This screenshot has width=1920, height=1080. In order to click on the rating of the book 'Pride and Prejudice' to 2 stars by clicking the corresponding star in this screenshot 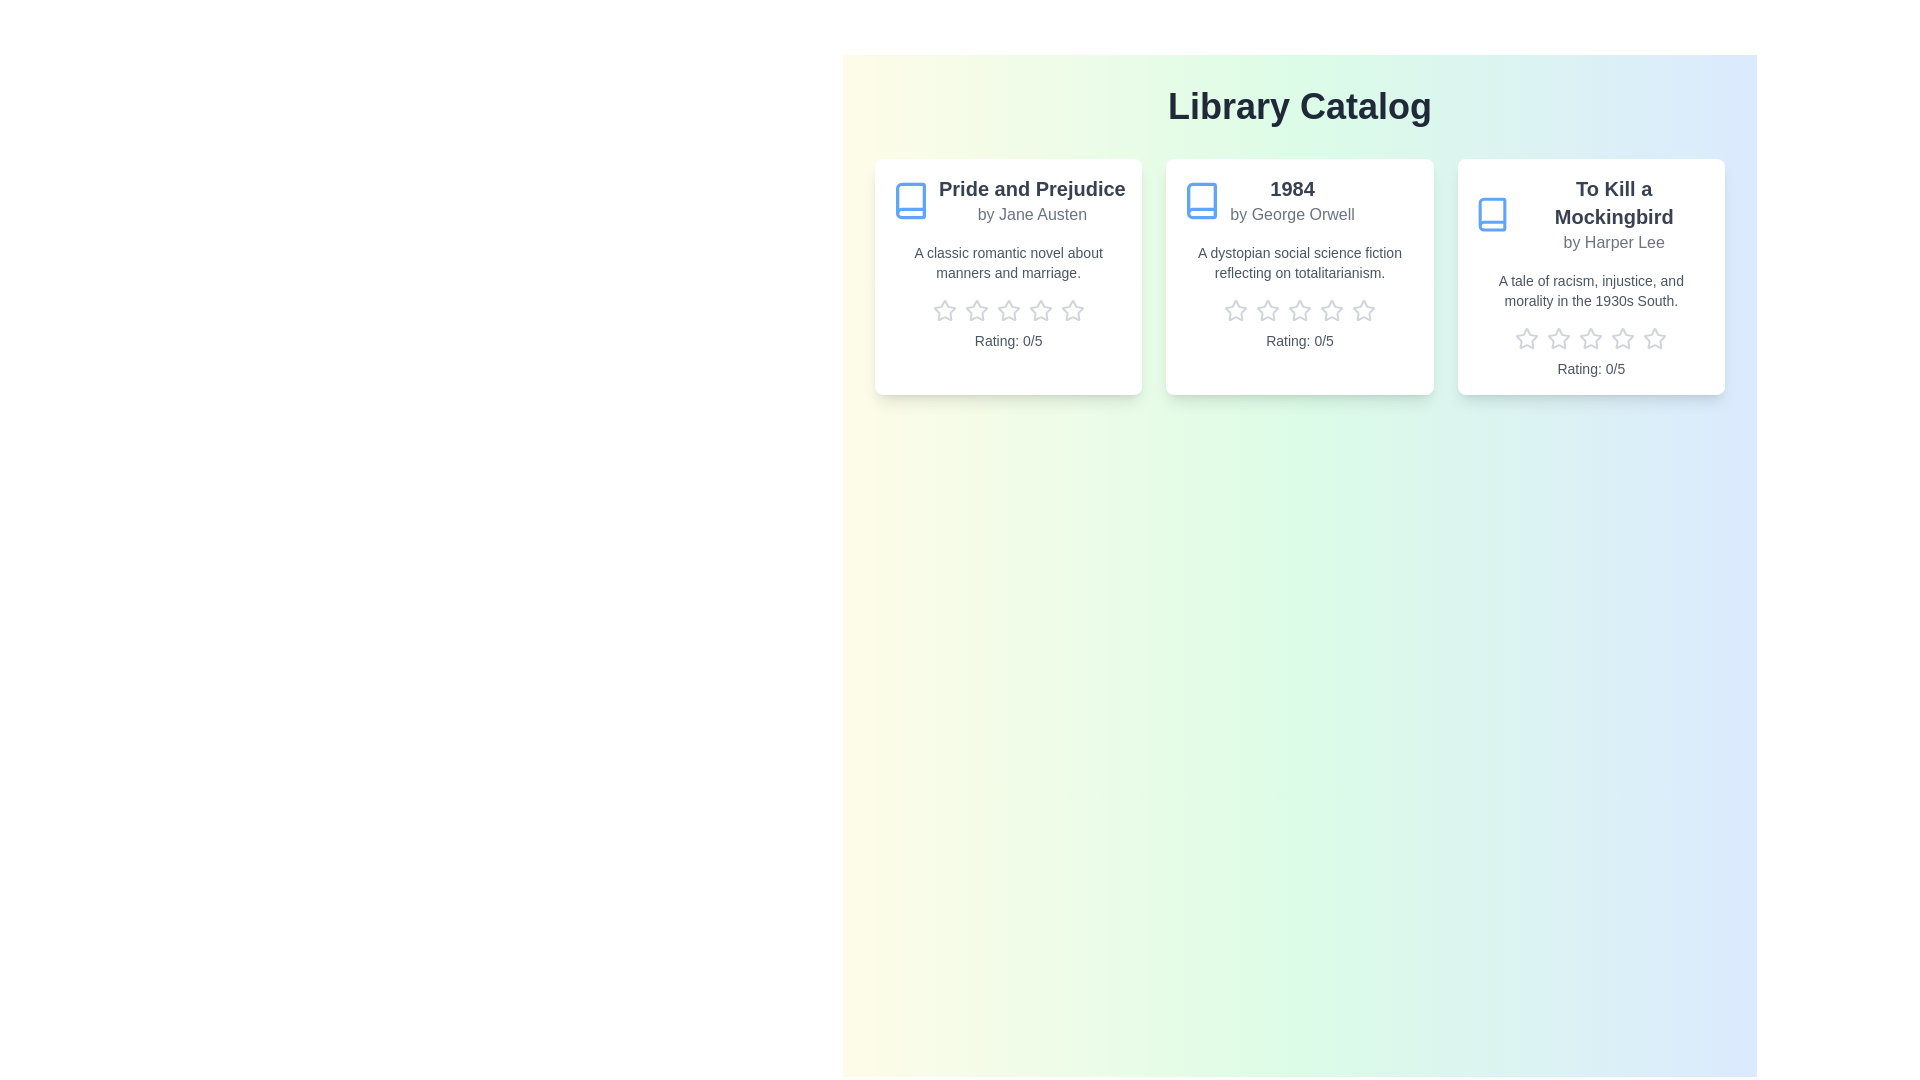, I will do `click(976, 311)`.